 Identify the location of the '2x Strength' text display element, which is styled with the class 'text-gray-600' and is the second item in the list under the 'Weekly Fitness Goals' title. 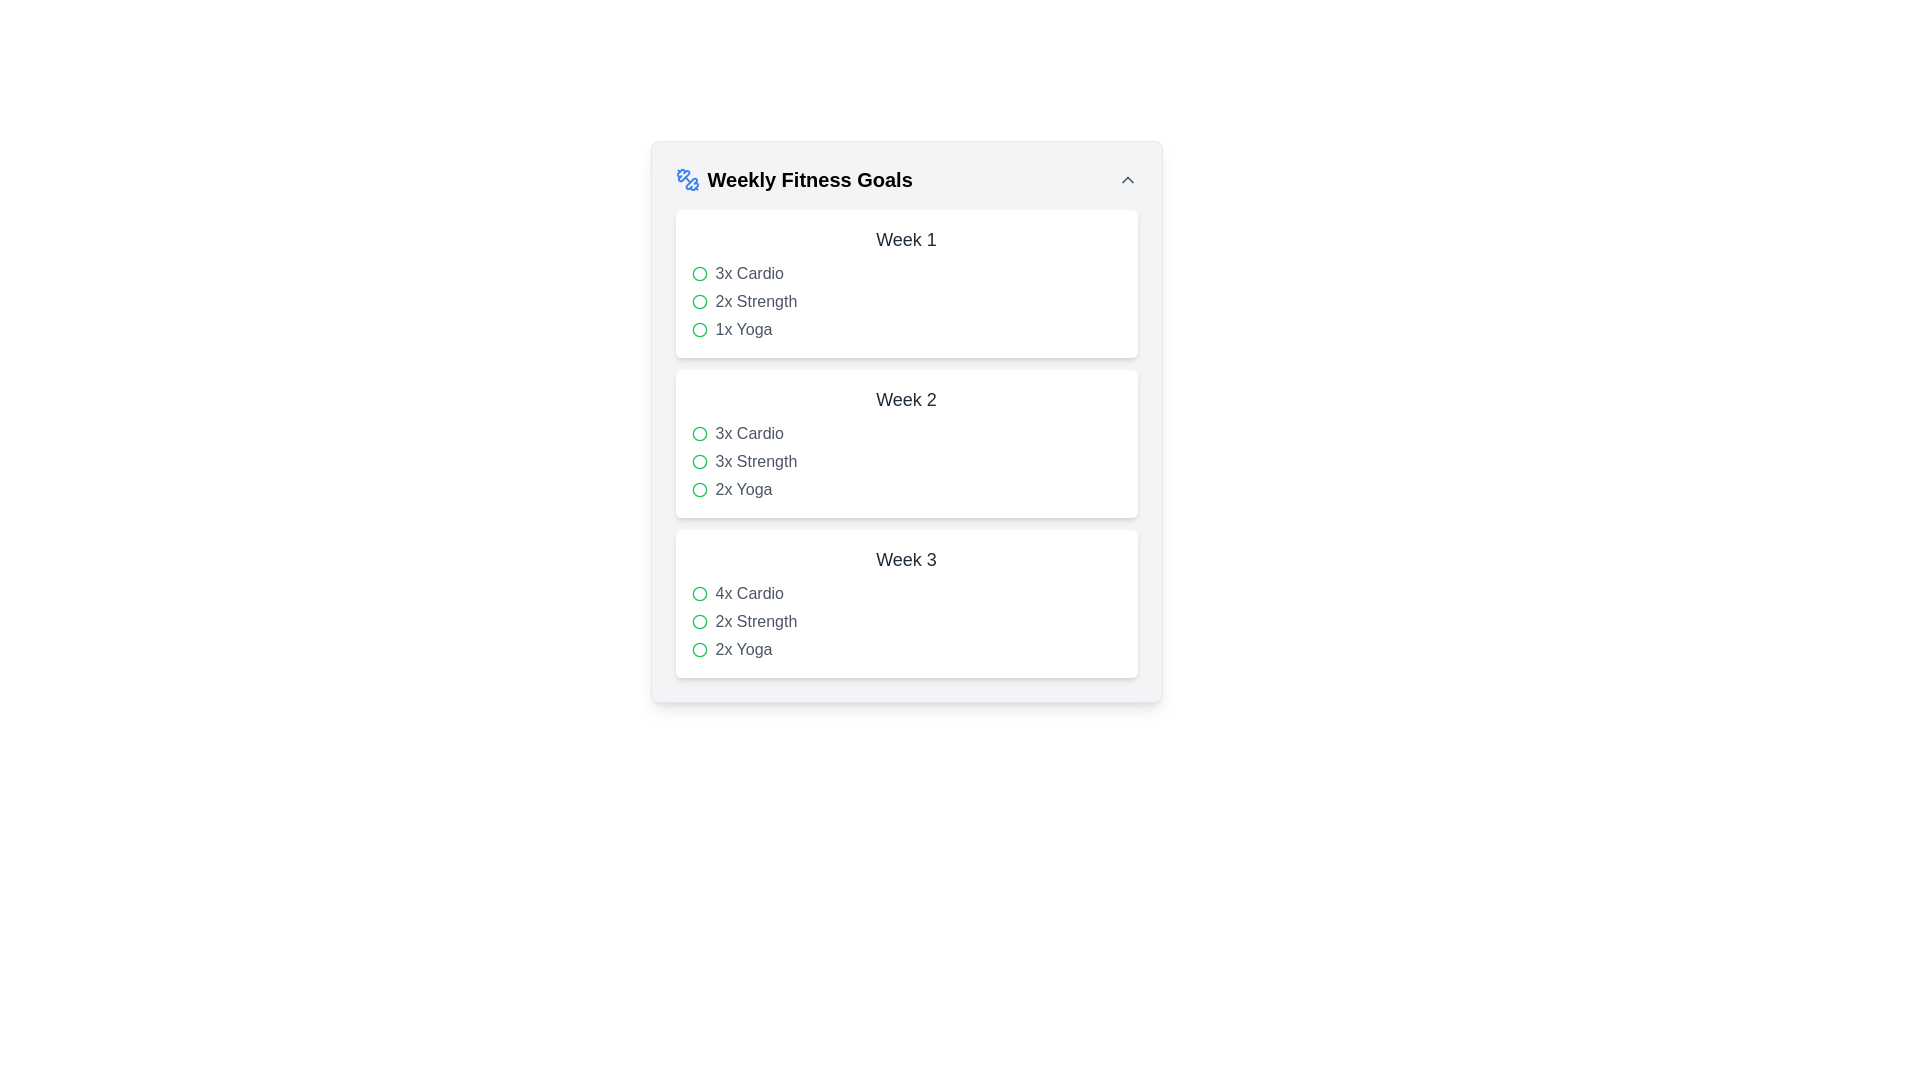
(755, 301).